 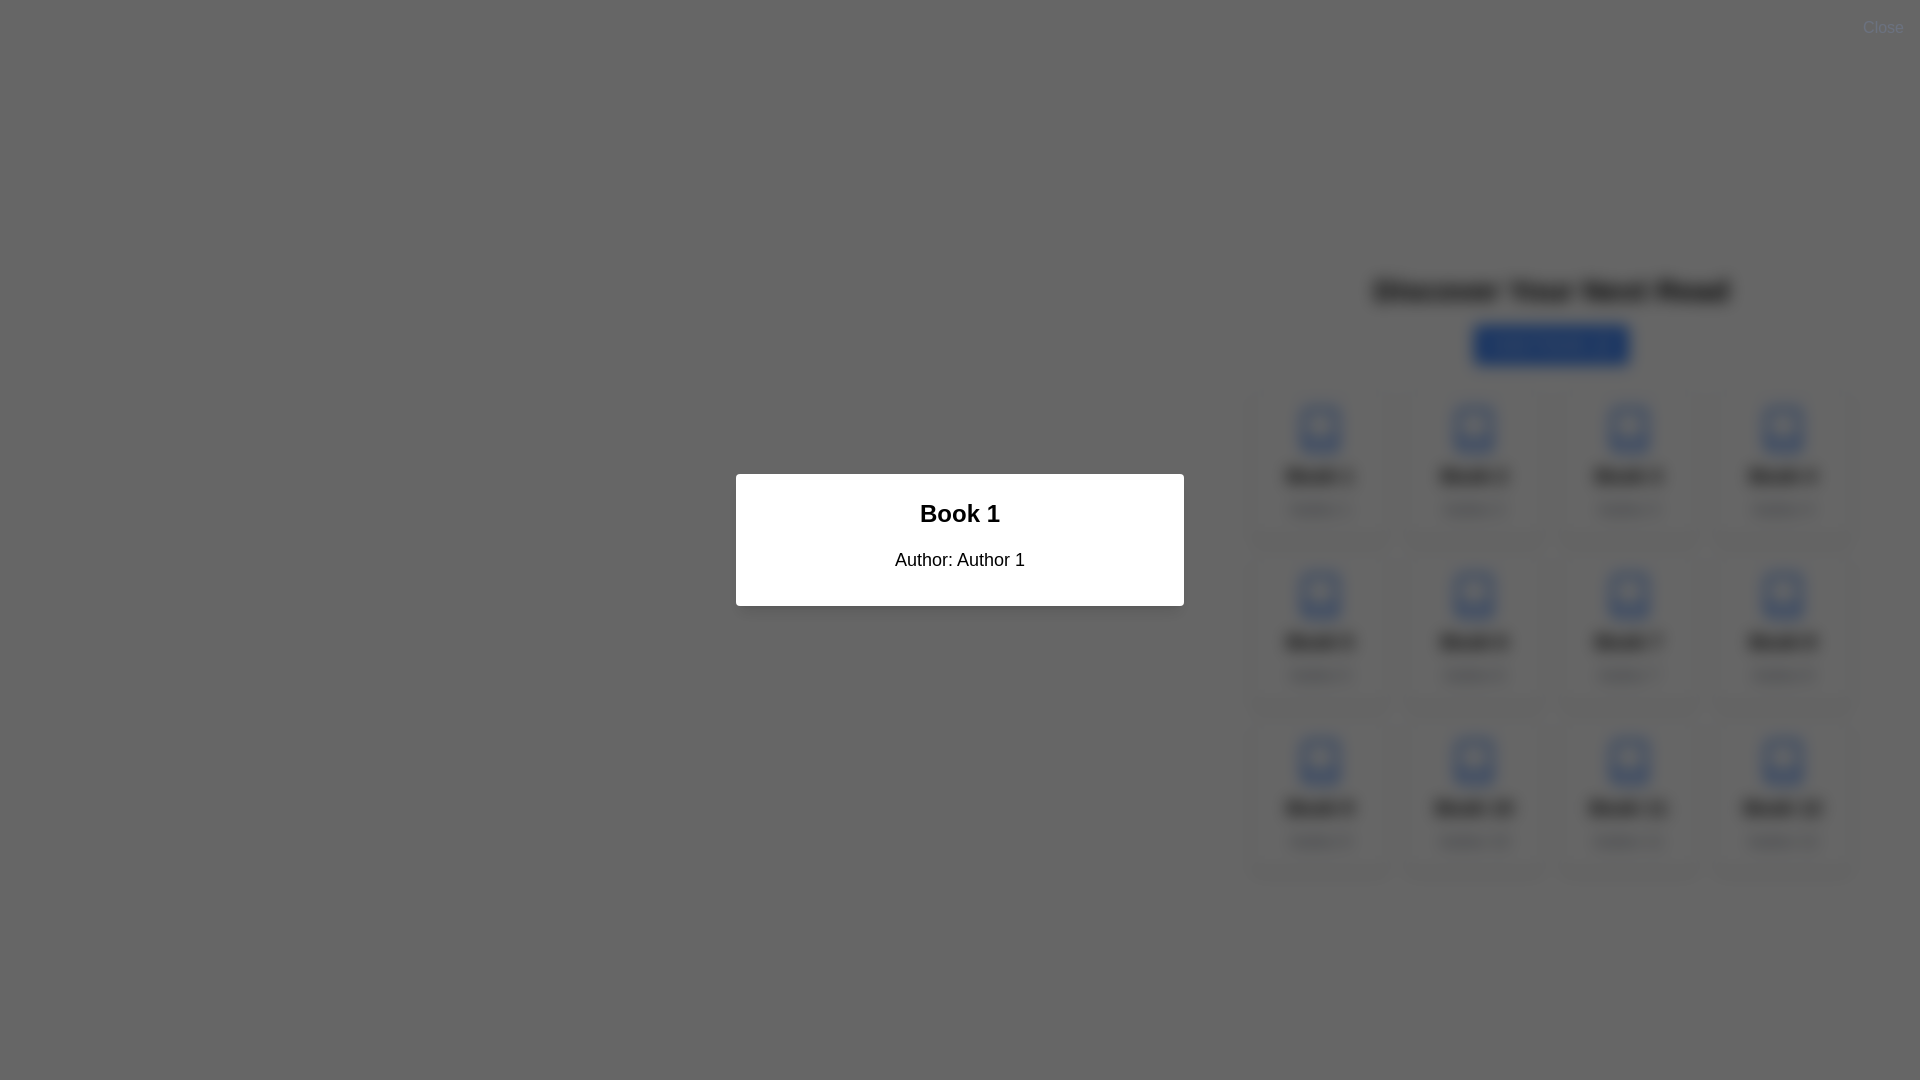 What do you see at coordinates (1628, 463) in the screenshot?
I see `the interactive card element representing the book in the third column of the first row, which displays the book title and author` at bounding box center [1628, 463].